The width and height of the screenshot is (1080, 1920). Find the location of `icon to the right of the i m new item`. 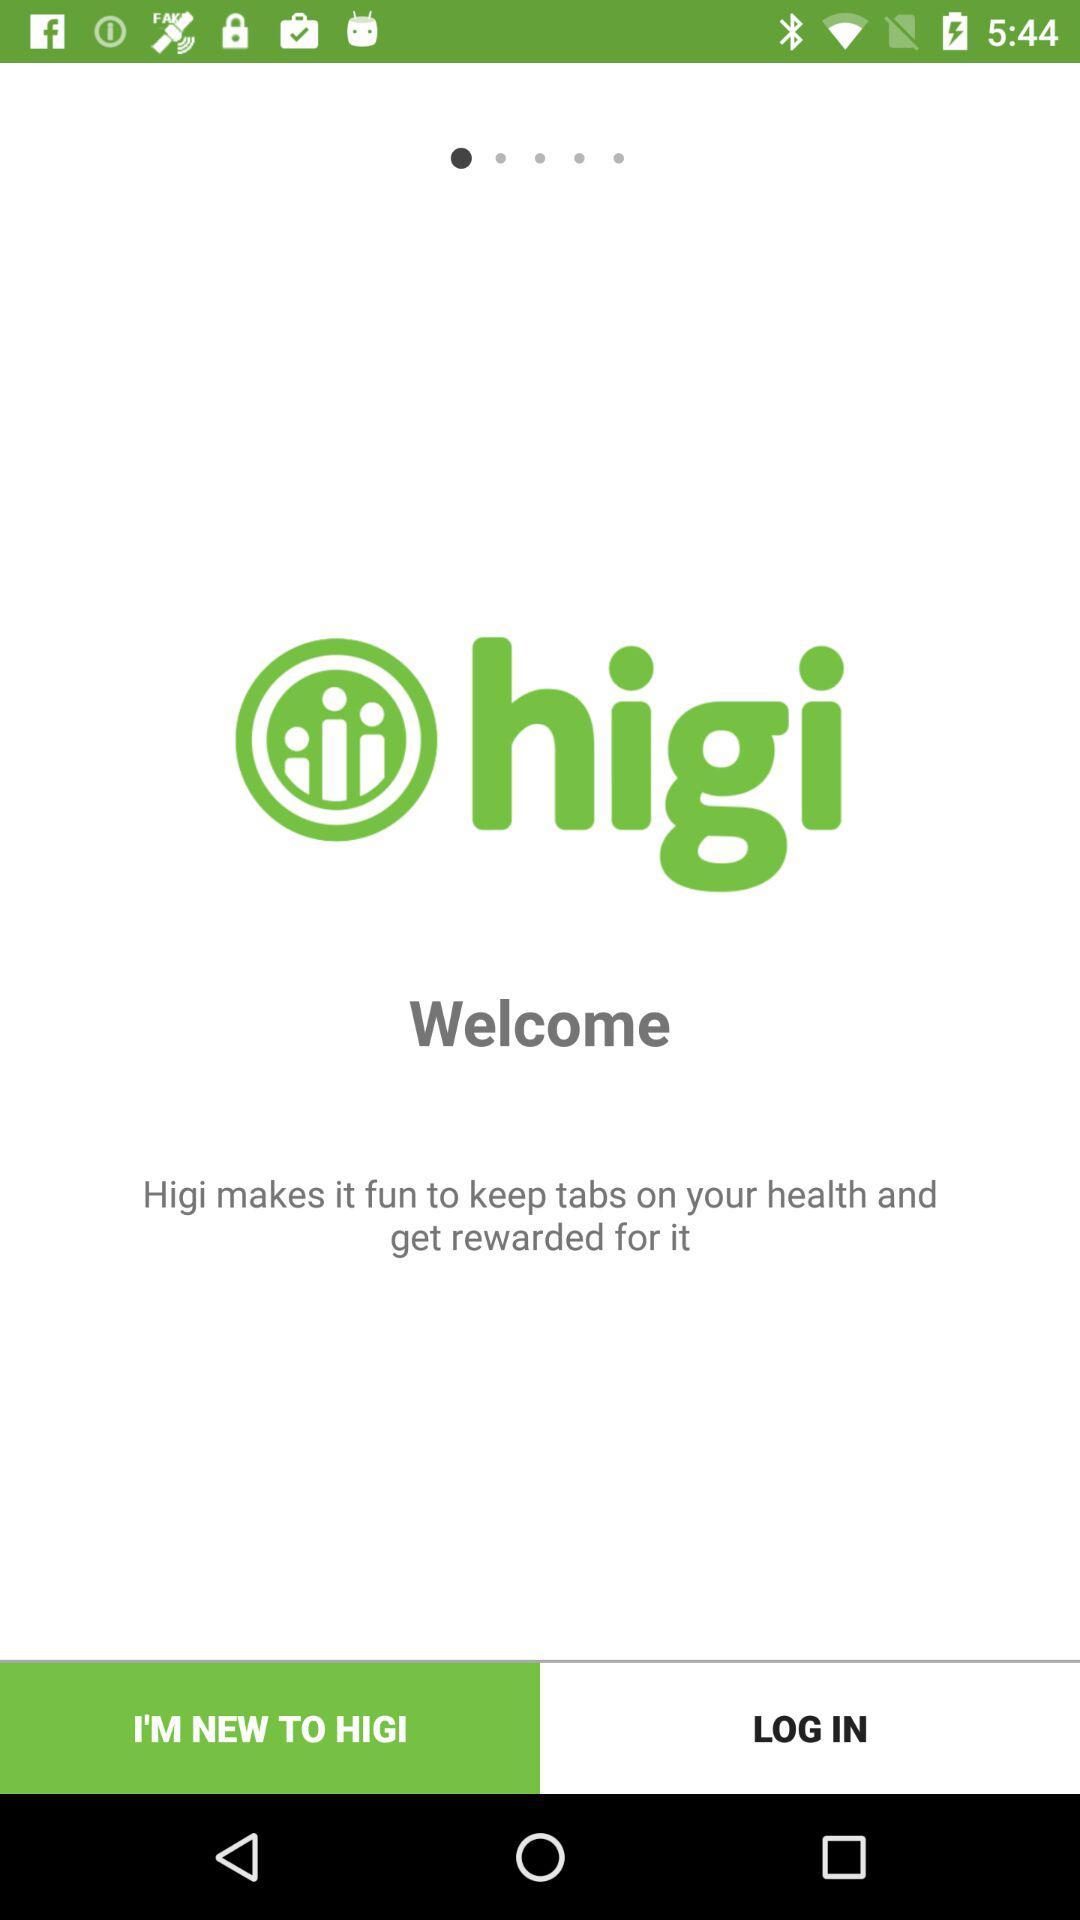

icon to the right of the i m new item is located at coordinates (810, 1727).